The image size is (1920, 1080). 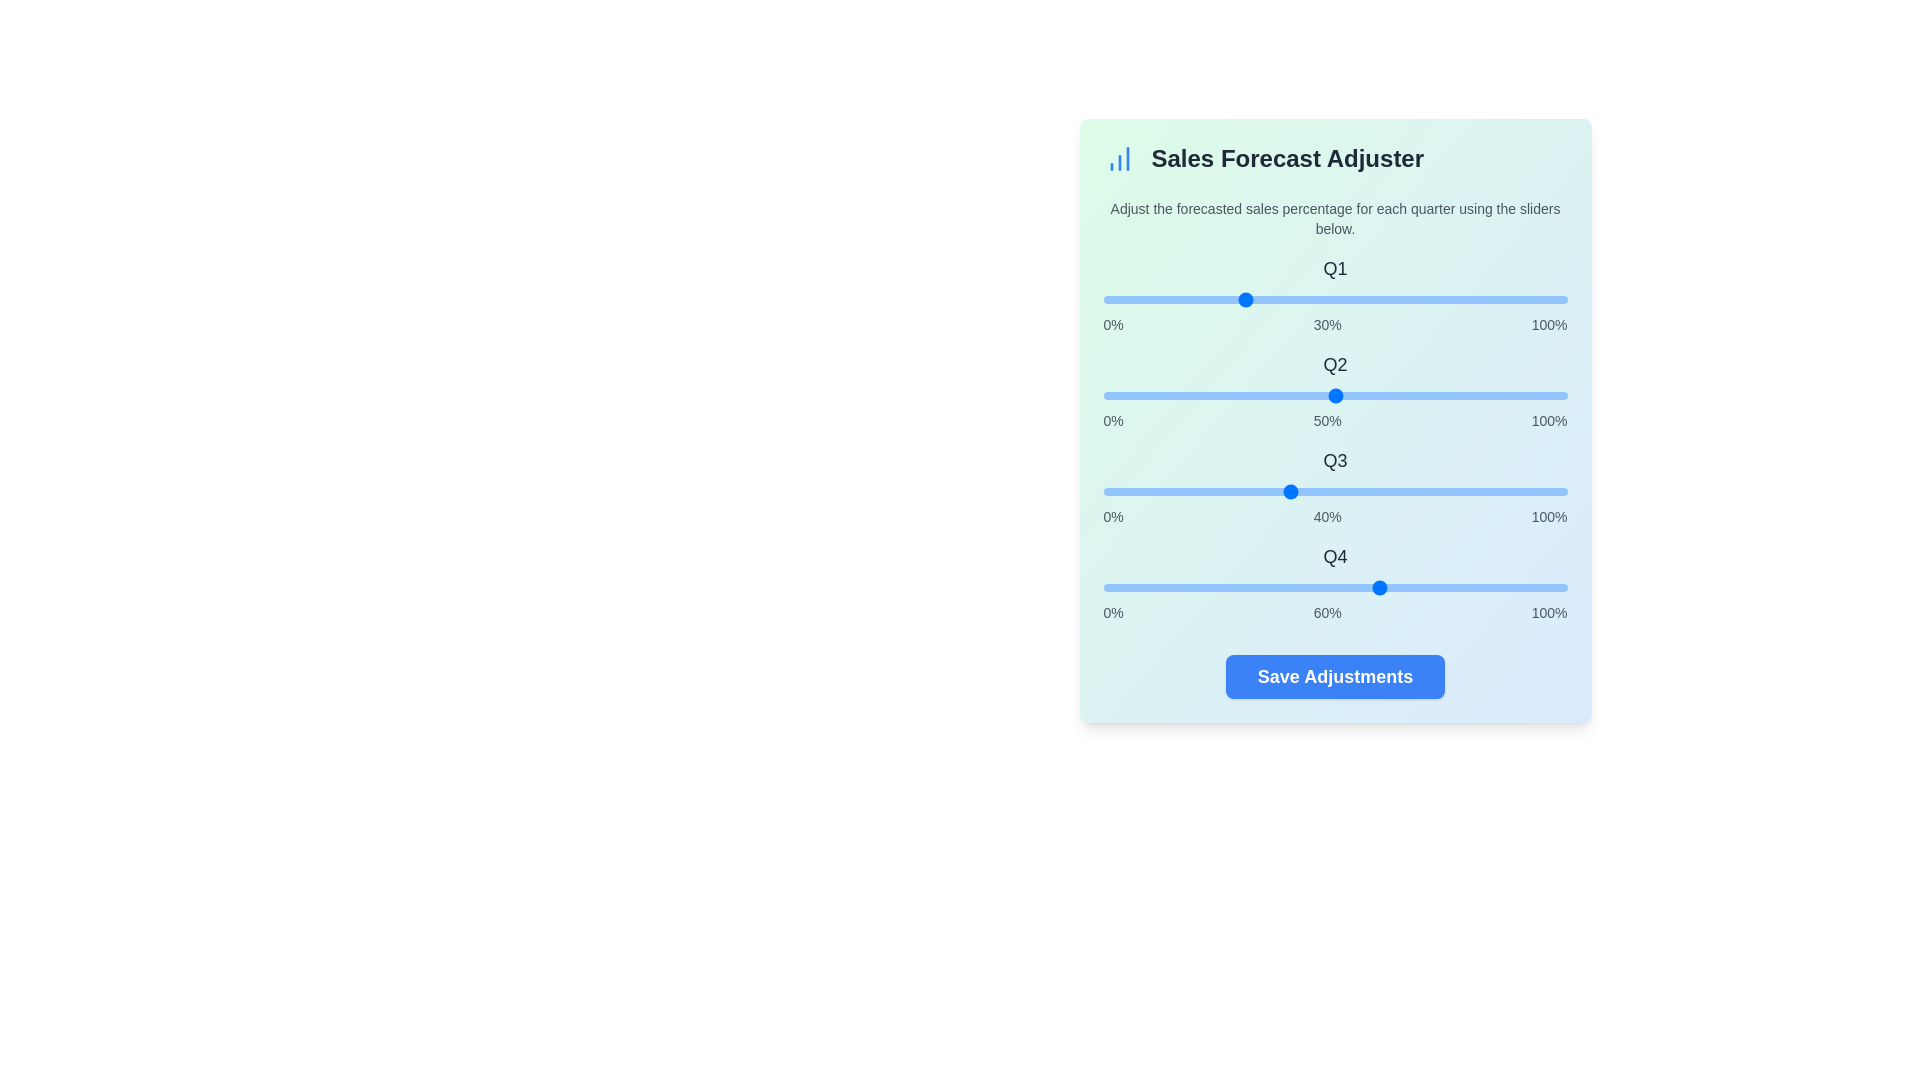 I want to click on the Q3 slider to 97%, so click(x=1552, y=492).